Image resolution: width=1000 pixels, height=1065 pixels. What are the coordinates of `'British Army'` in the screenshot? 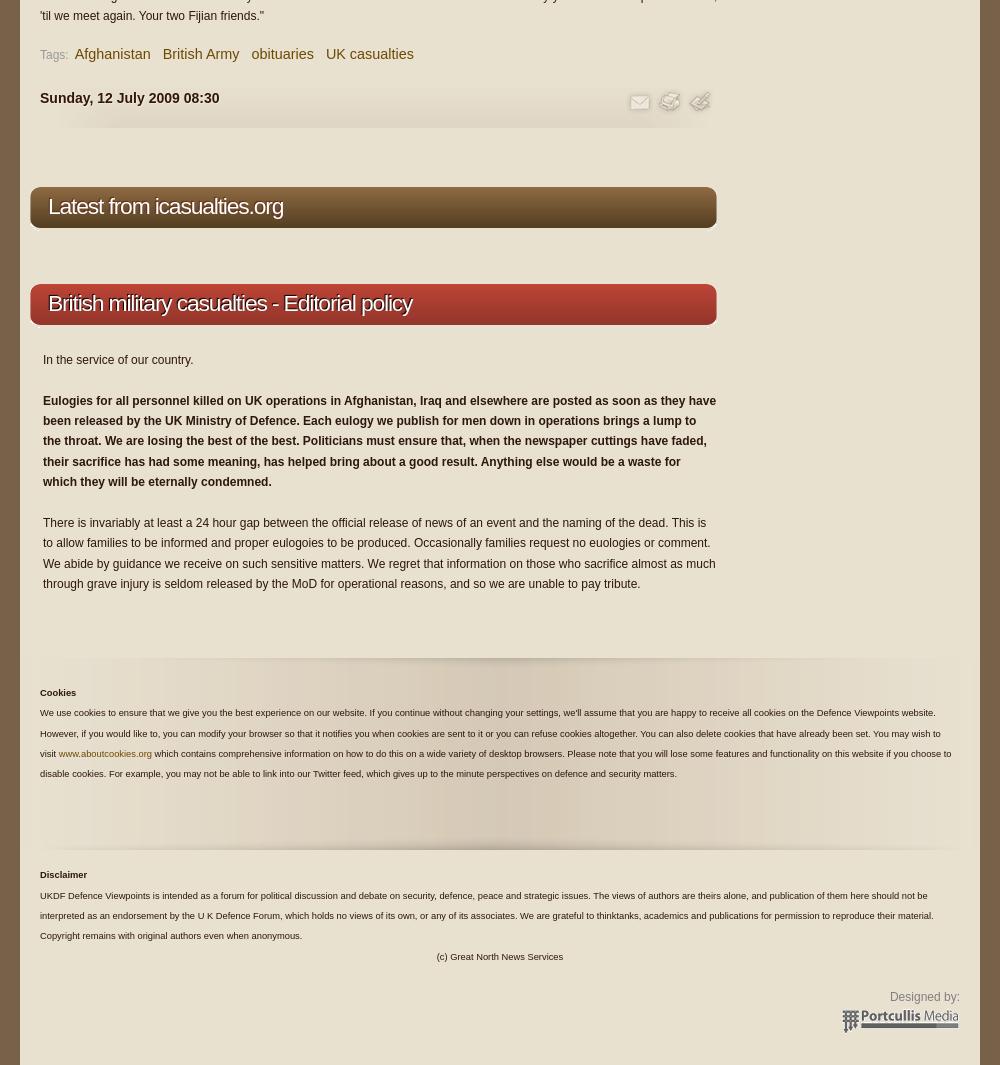 It's located at (199, 52).